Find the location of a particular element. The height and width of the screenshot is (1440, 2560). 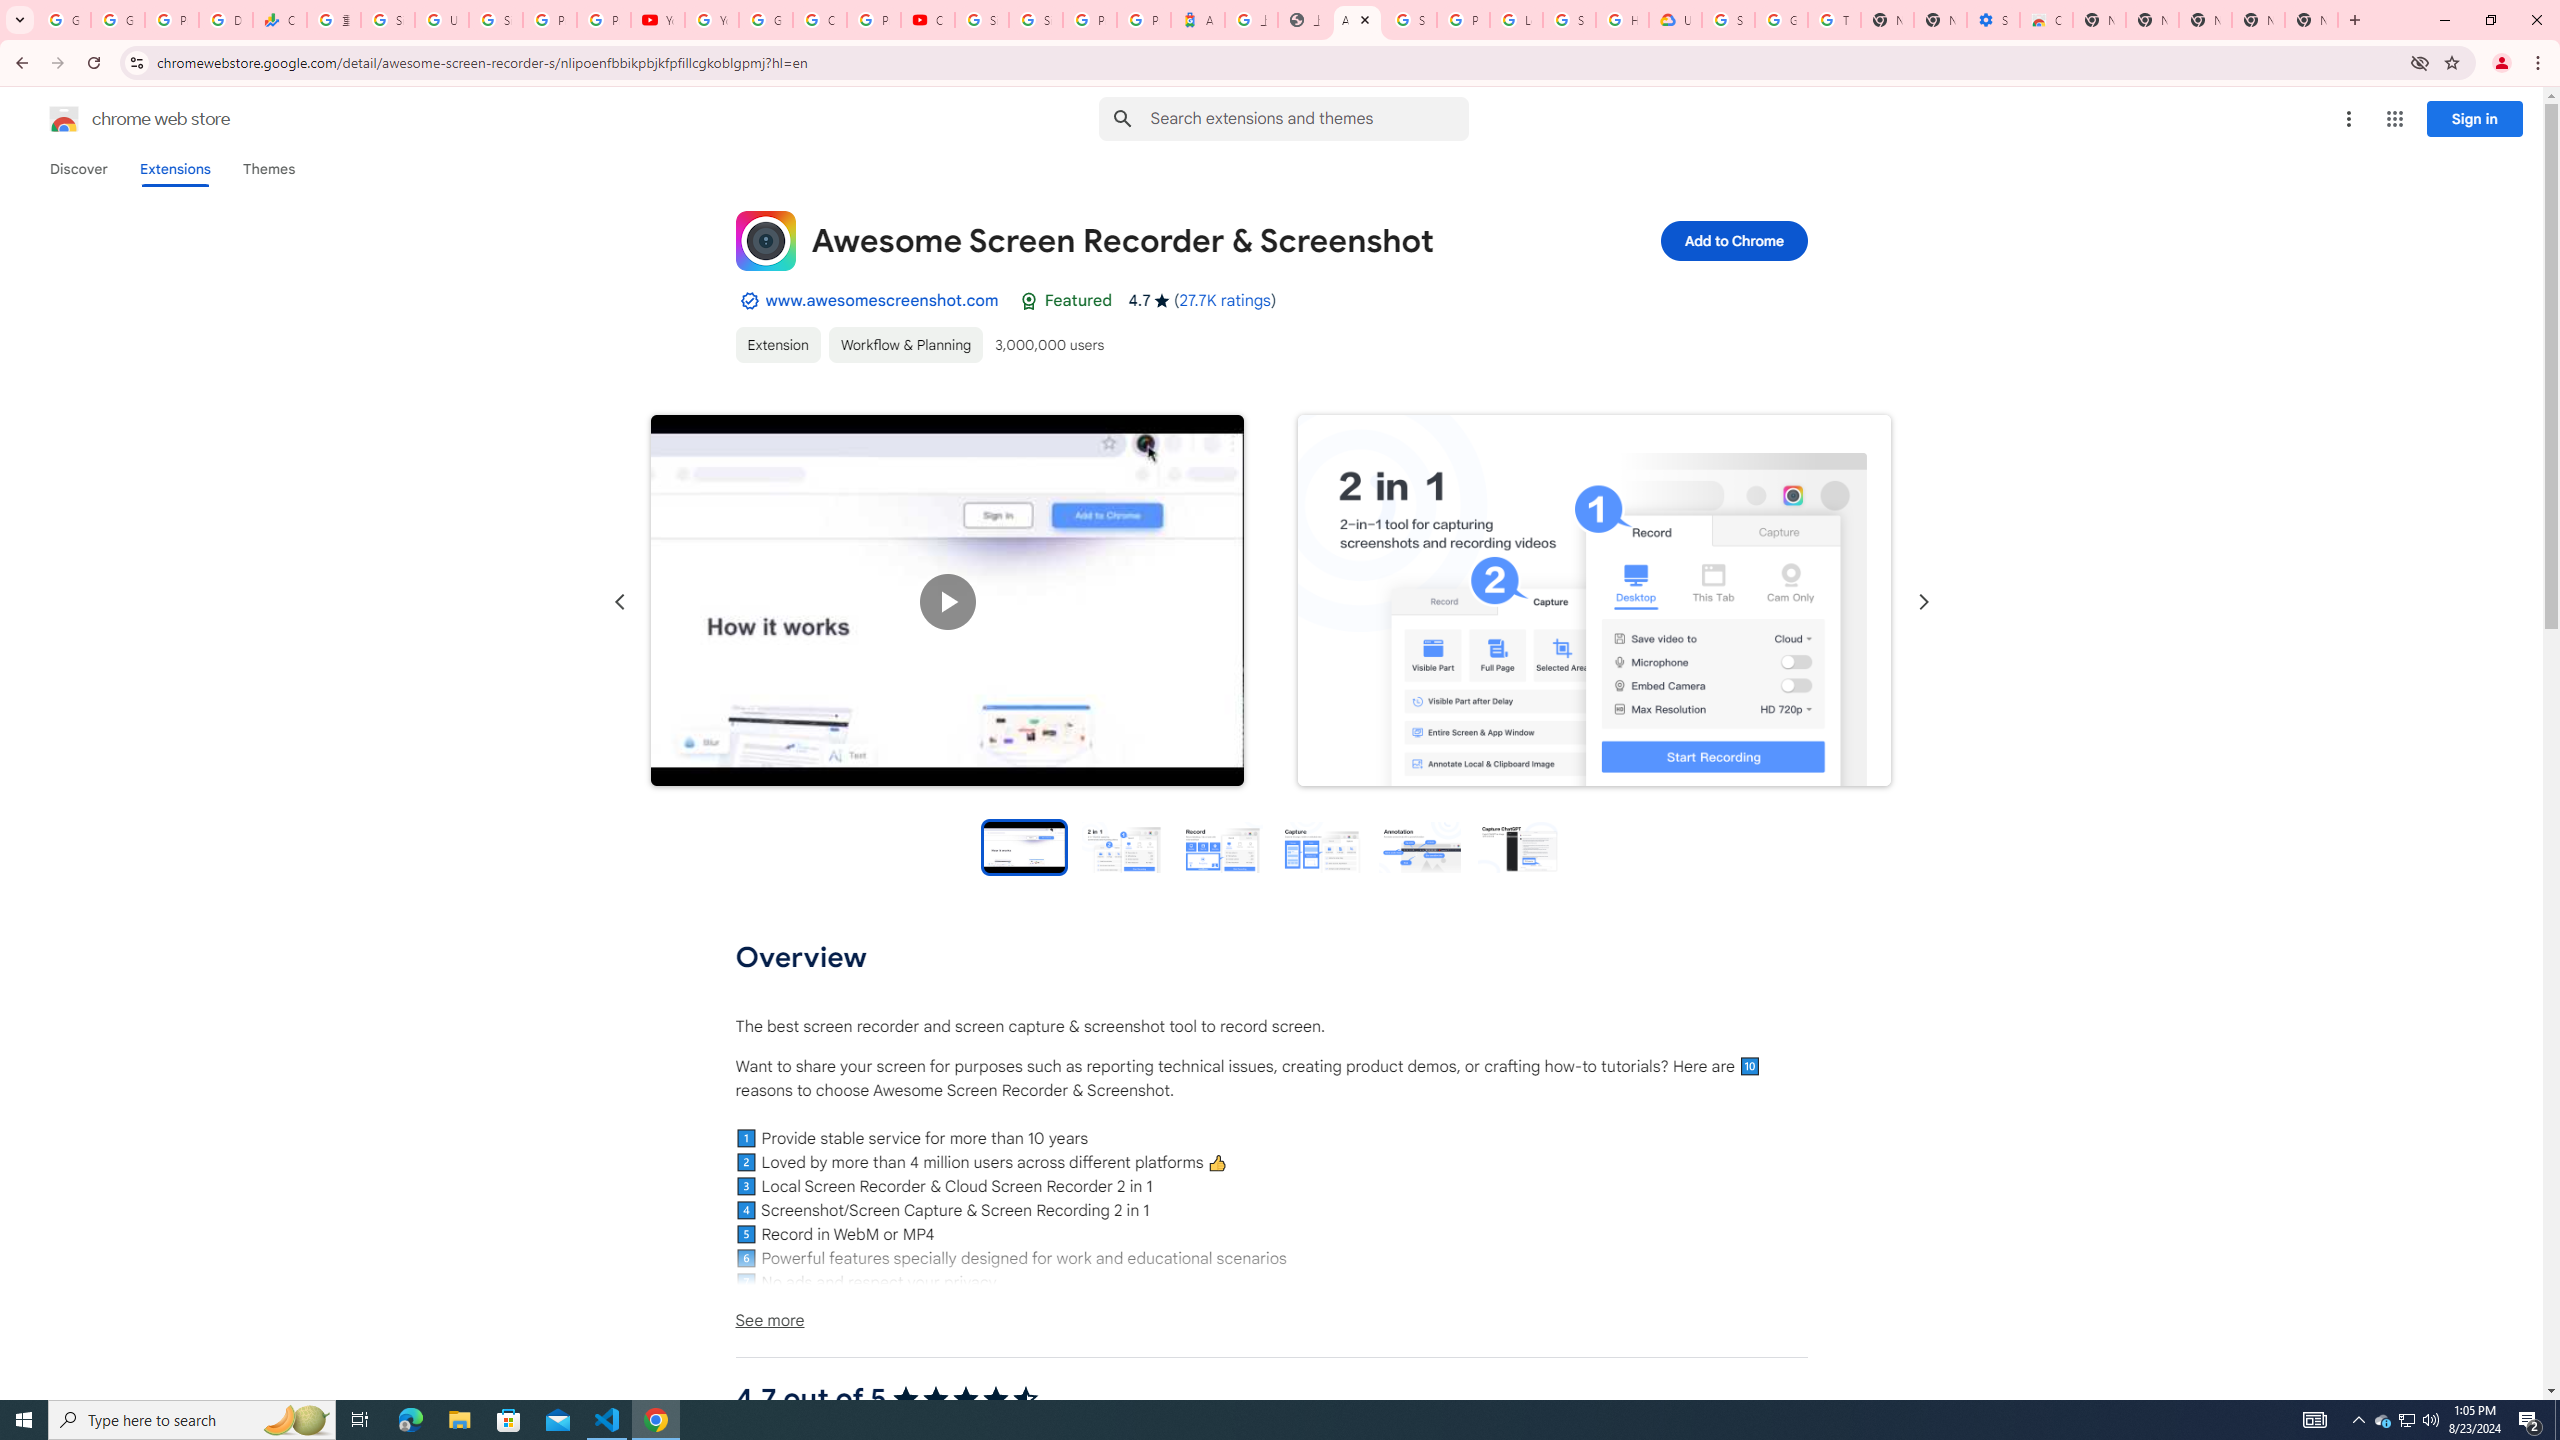

'Extension' is located at coordinates (778, 344).